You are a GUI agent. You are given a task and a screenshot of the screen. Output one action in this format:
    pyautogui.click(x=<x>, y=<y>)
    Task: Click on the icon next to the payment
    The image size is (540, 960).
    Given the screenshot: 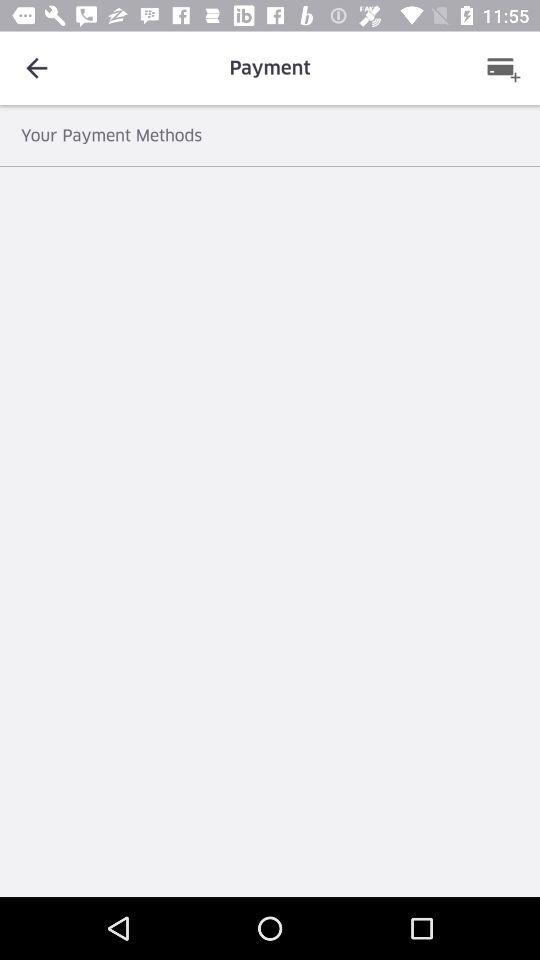 What is the action you would take?
    pyautogui.click(x=36, y=68)
    